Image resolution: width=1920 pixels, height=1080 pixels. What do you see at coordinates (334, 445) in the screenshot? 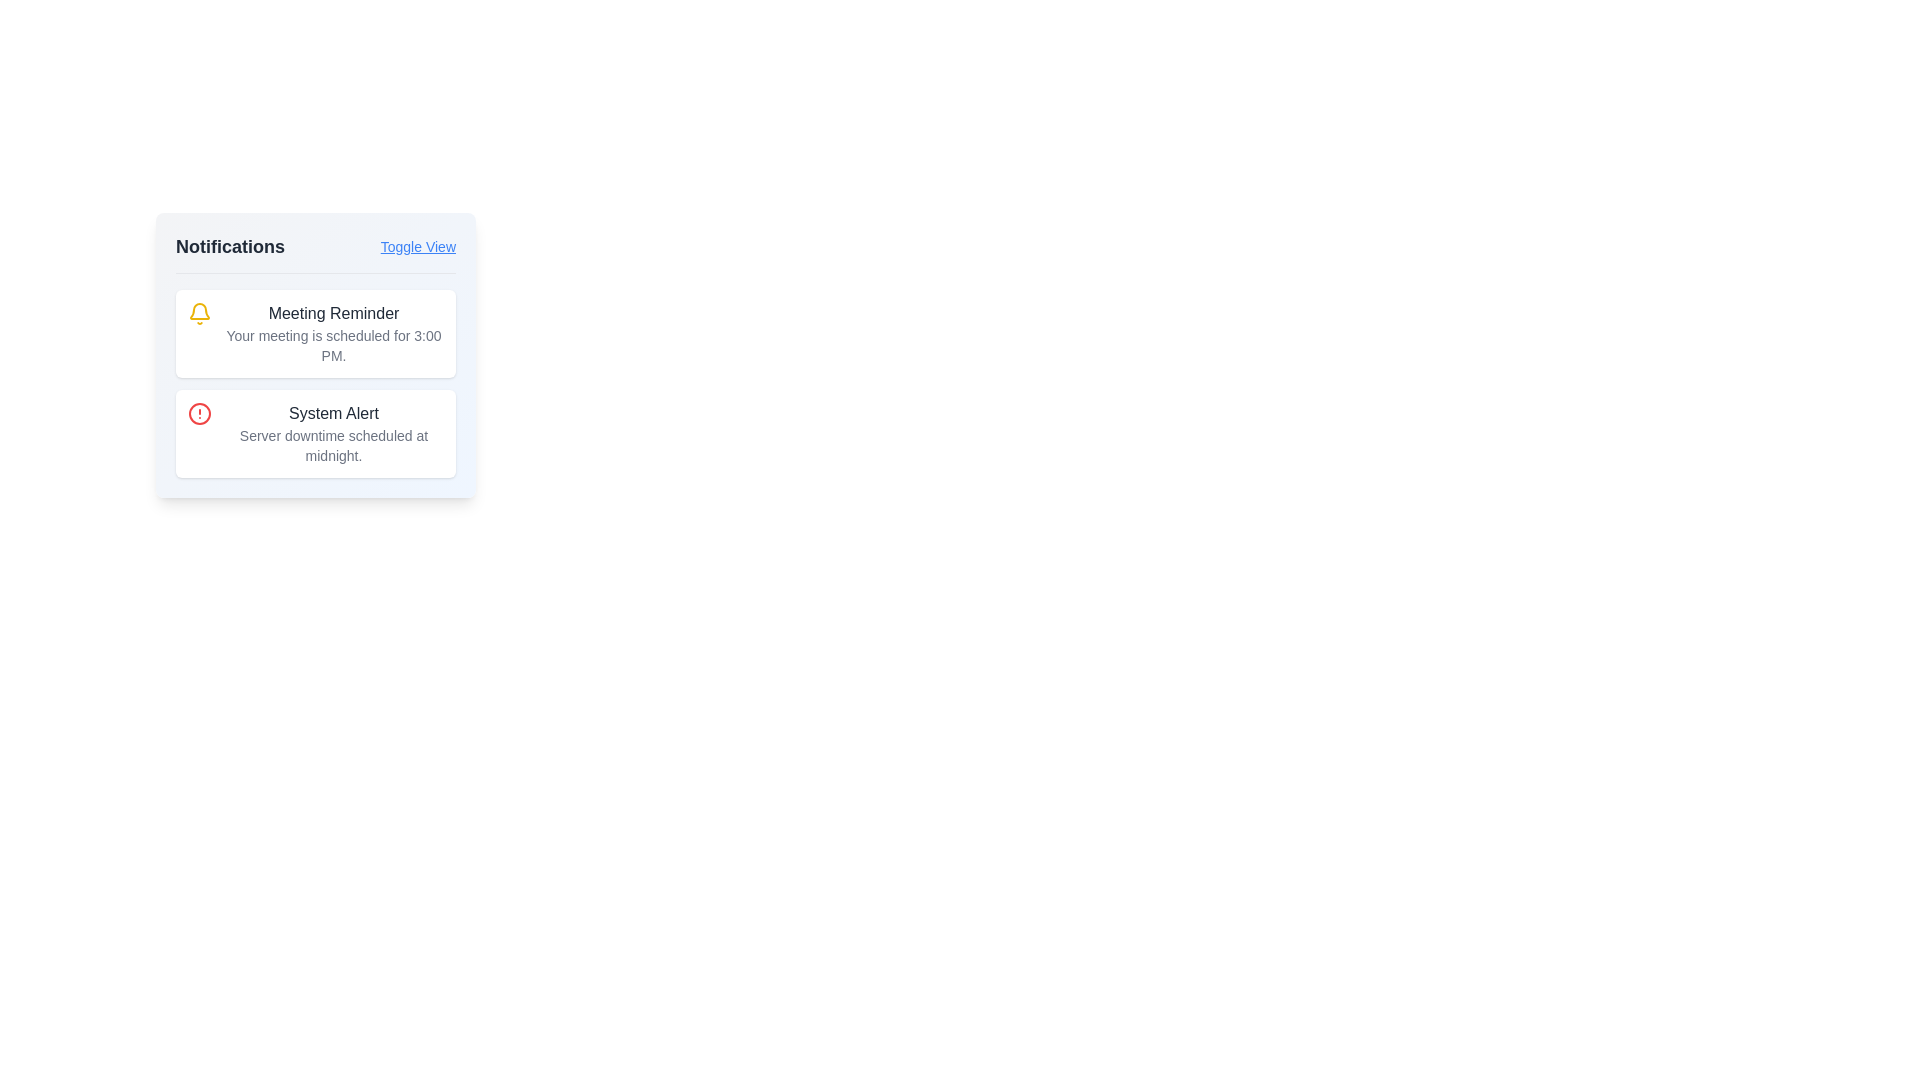
I see `text content of the gray styled text block that says 'Server downtime scheduled at midnight.' located beneath the 'System Alert' title in the second notification card` at bounding box center [334, 445].